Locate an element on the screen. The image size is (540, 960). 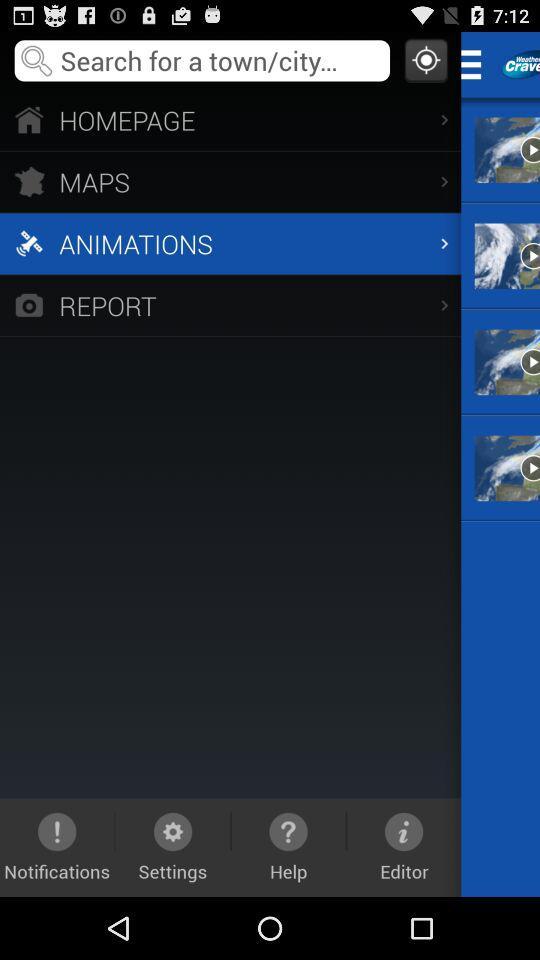
the item above the animations is located at coordinates (229, 181).